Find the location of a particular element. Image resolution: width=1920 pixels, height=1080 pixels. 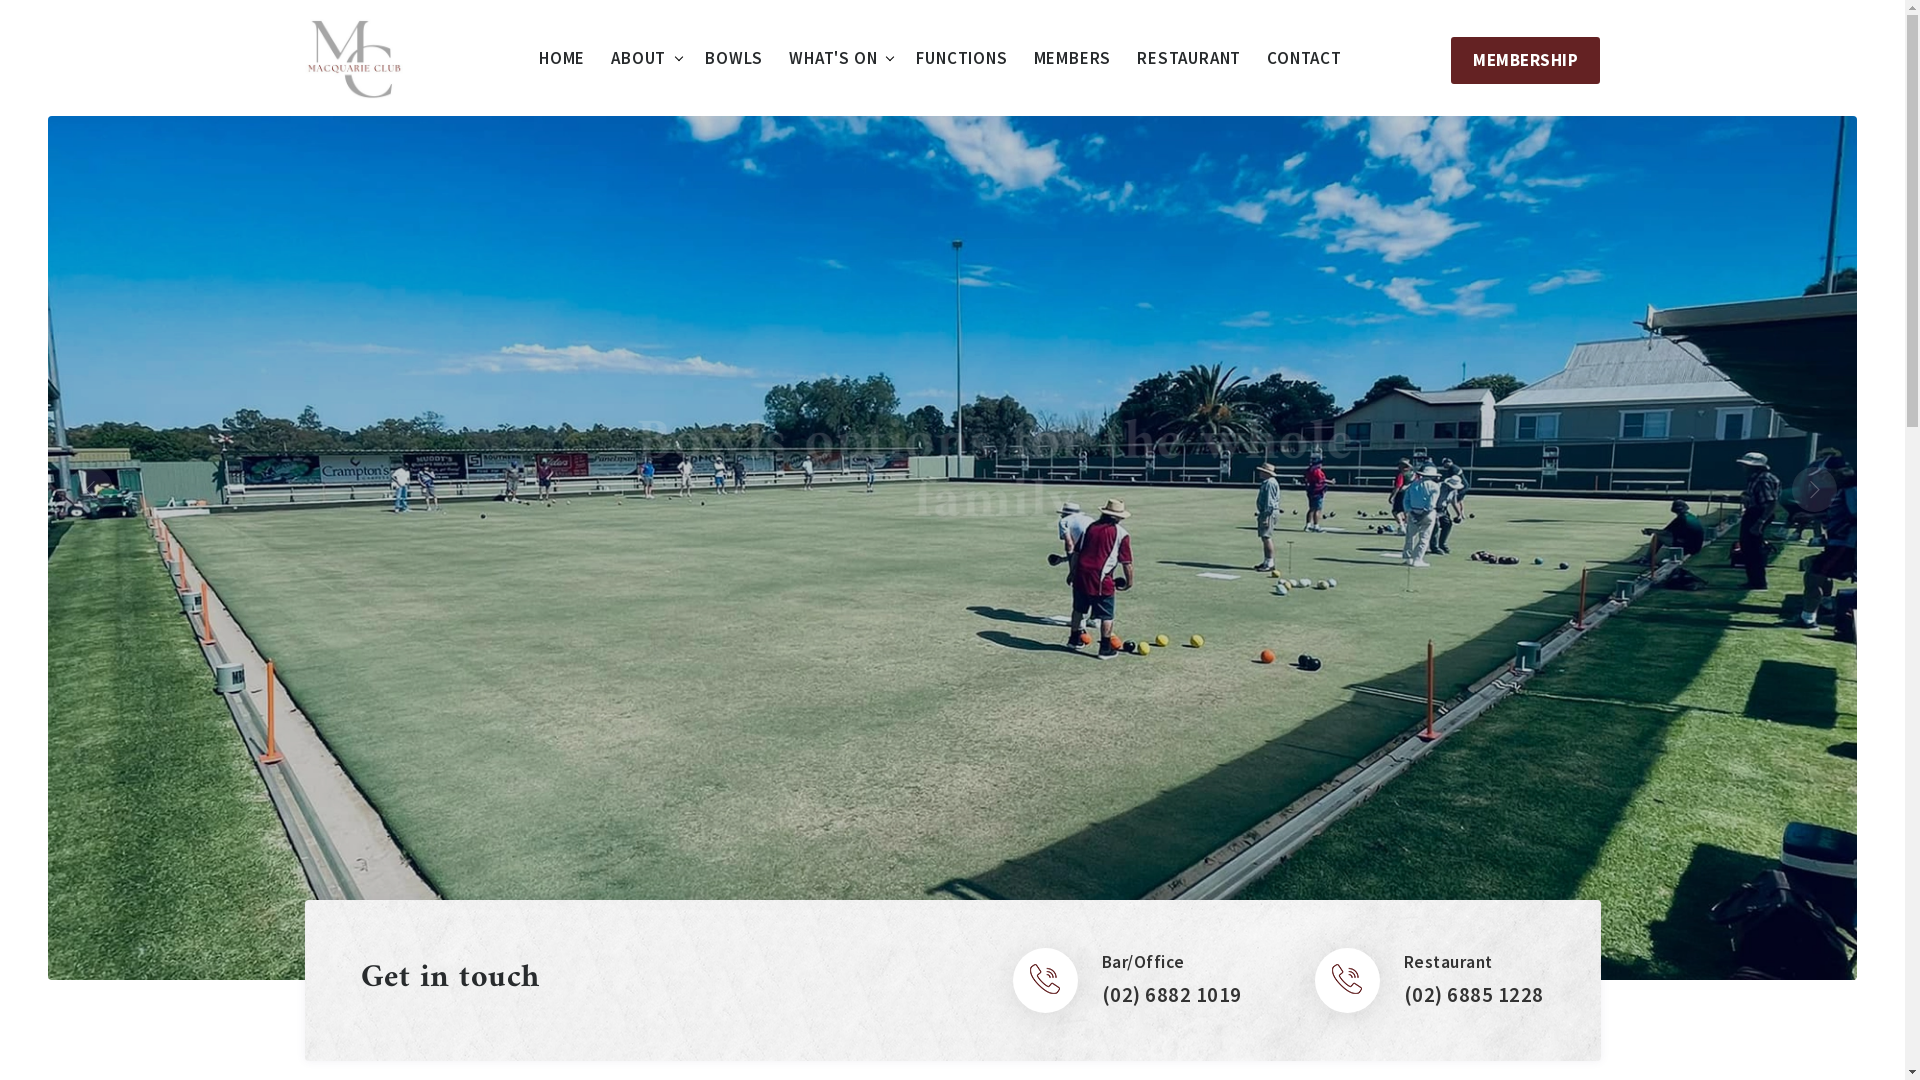

'ABOUT' is located at coordinates (637, 57).